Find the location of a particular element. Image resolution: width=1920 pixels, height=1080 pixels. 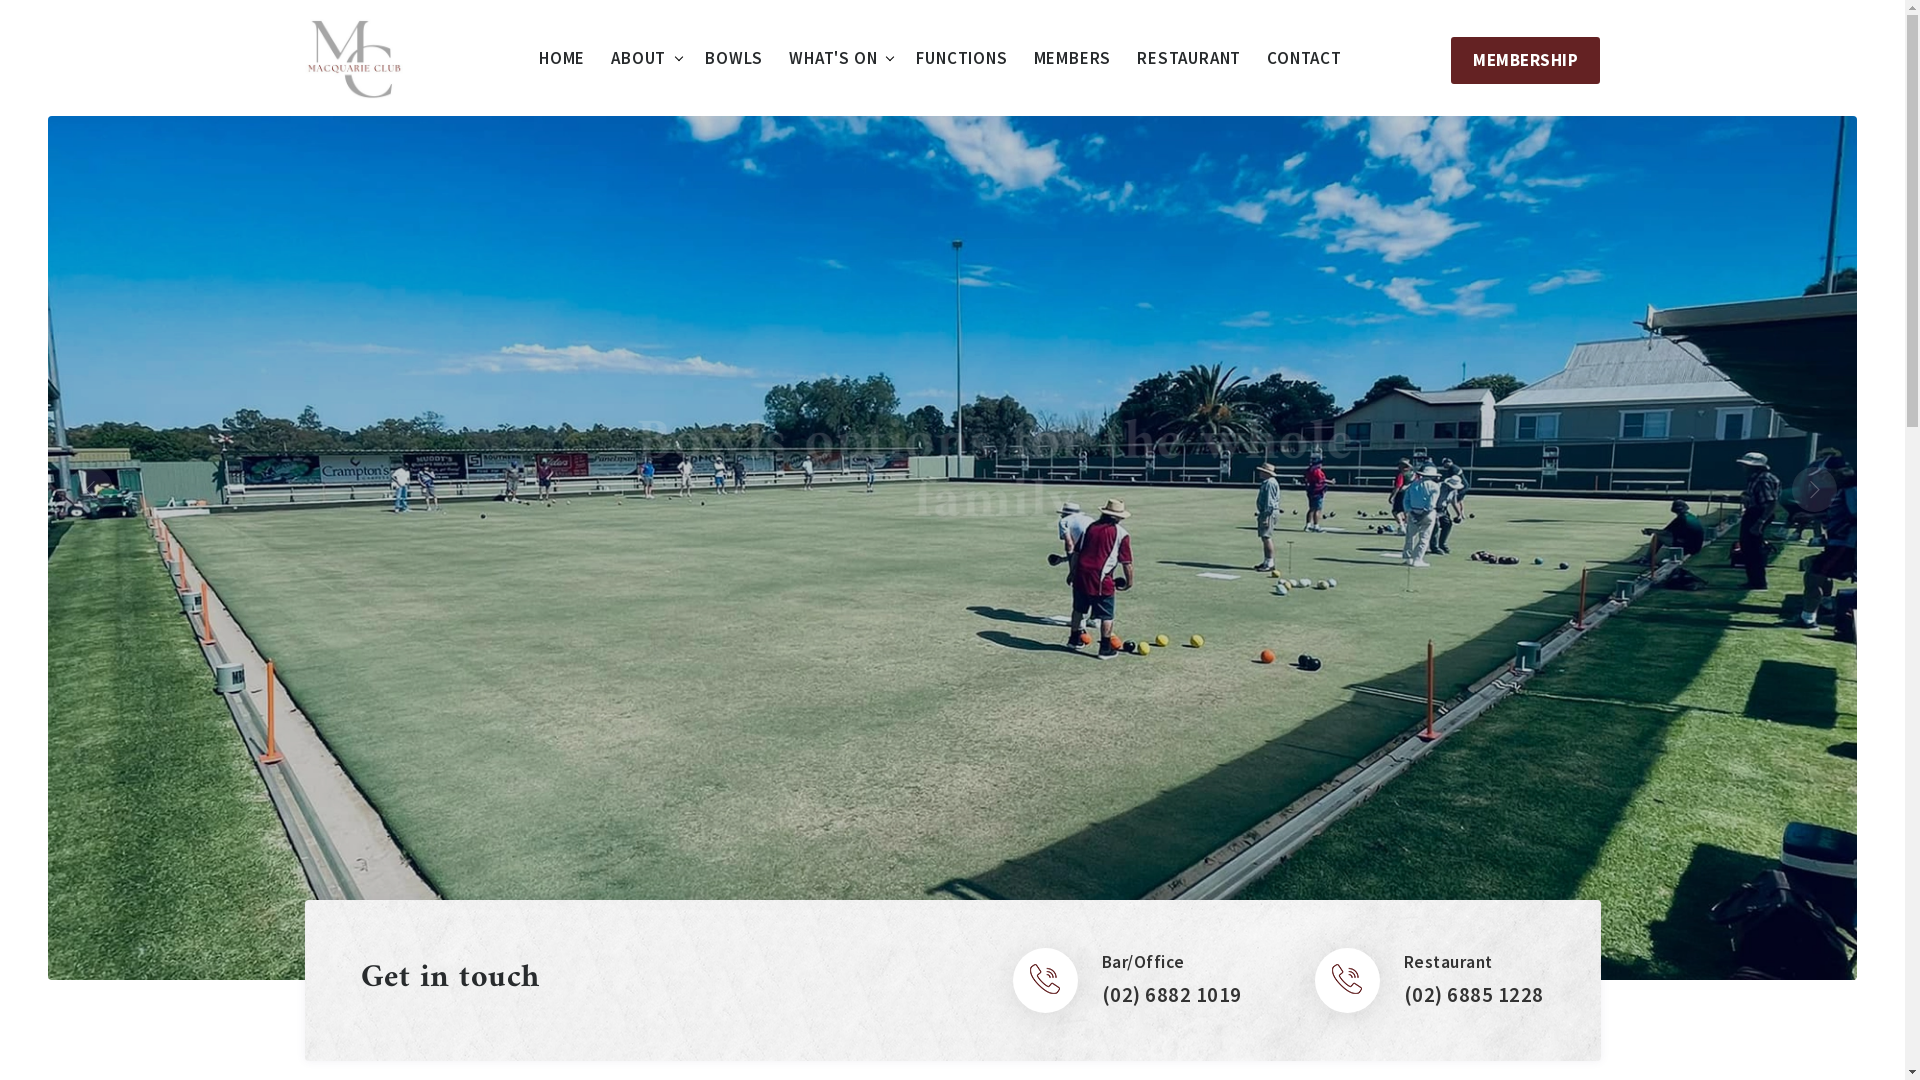

'ABOUT' is located at coordinates (637, 57).